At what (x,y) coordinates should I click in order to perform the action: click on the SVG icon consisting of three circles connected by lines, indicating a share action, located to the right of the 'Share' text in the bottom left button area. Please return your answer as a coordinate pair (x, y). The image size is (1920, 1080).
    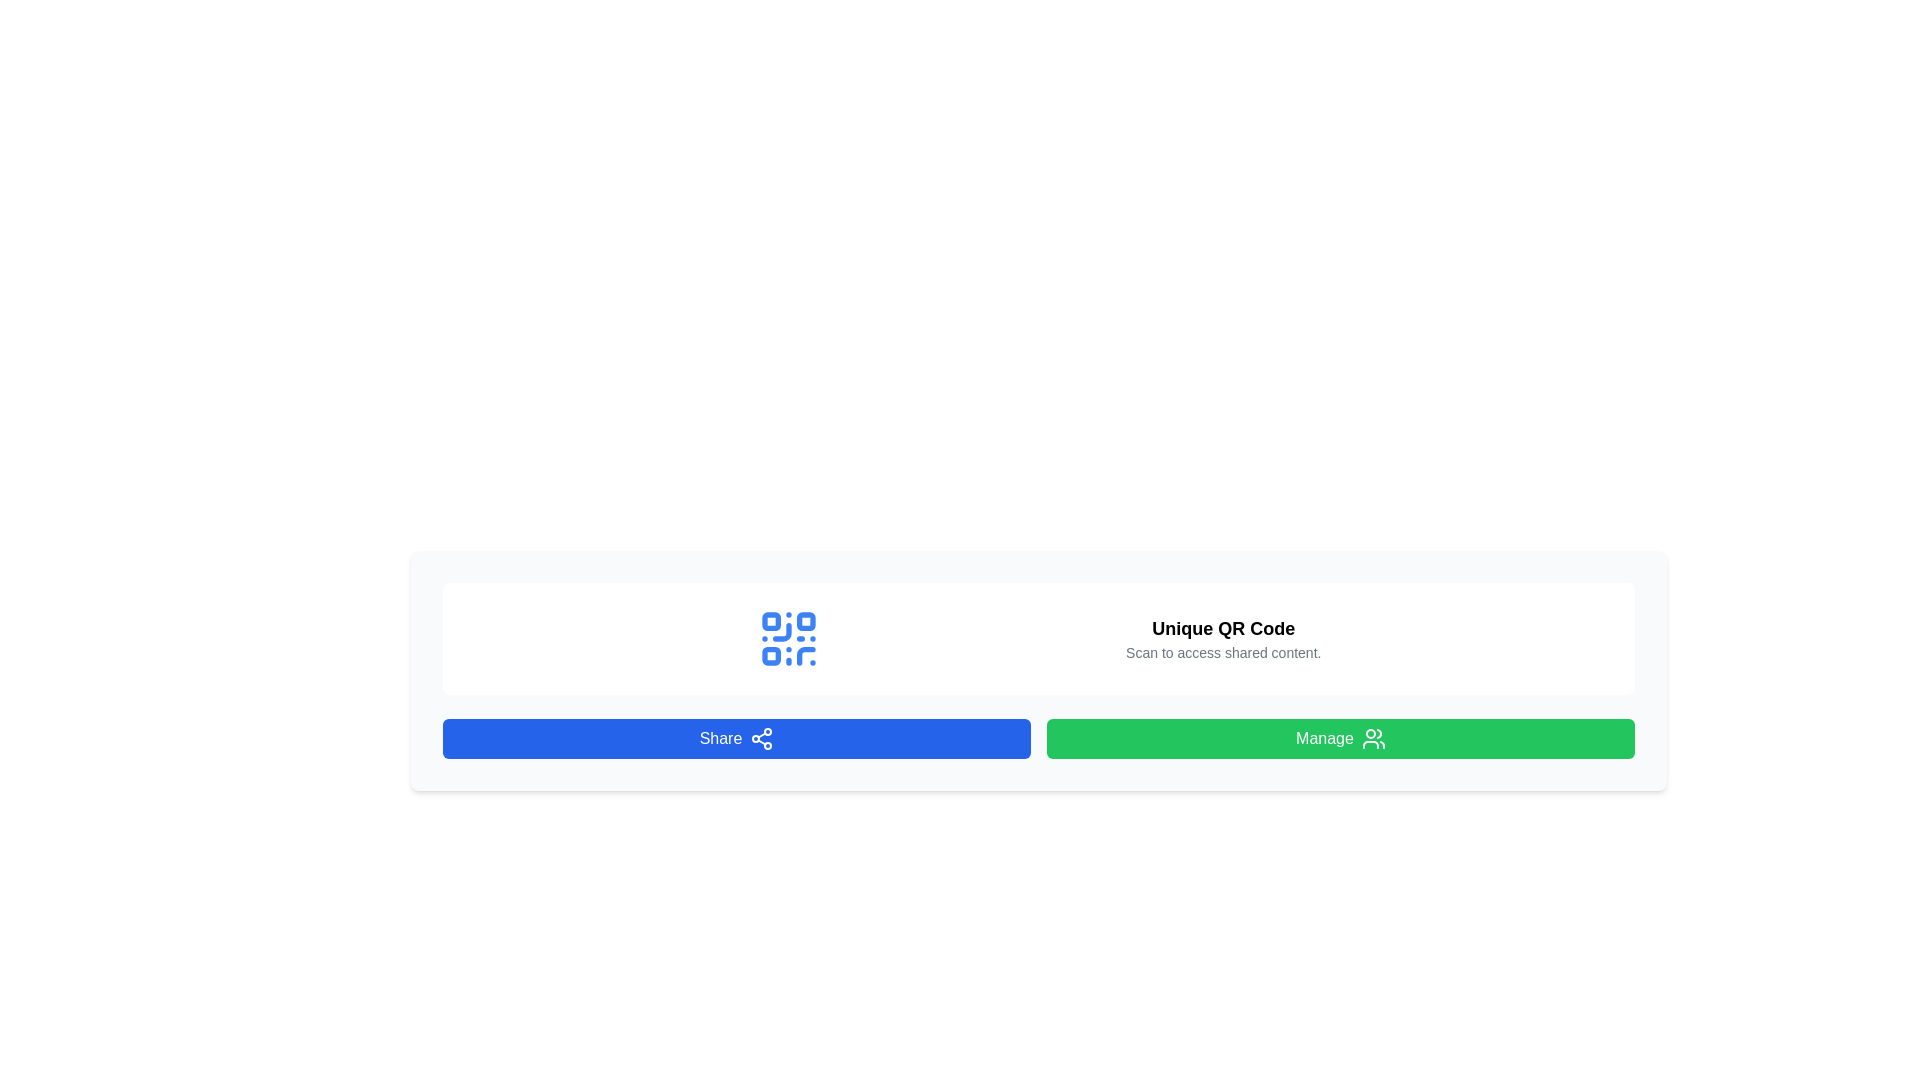
    Looking at the image, I should click on (761, 739).